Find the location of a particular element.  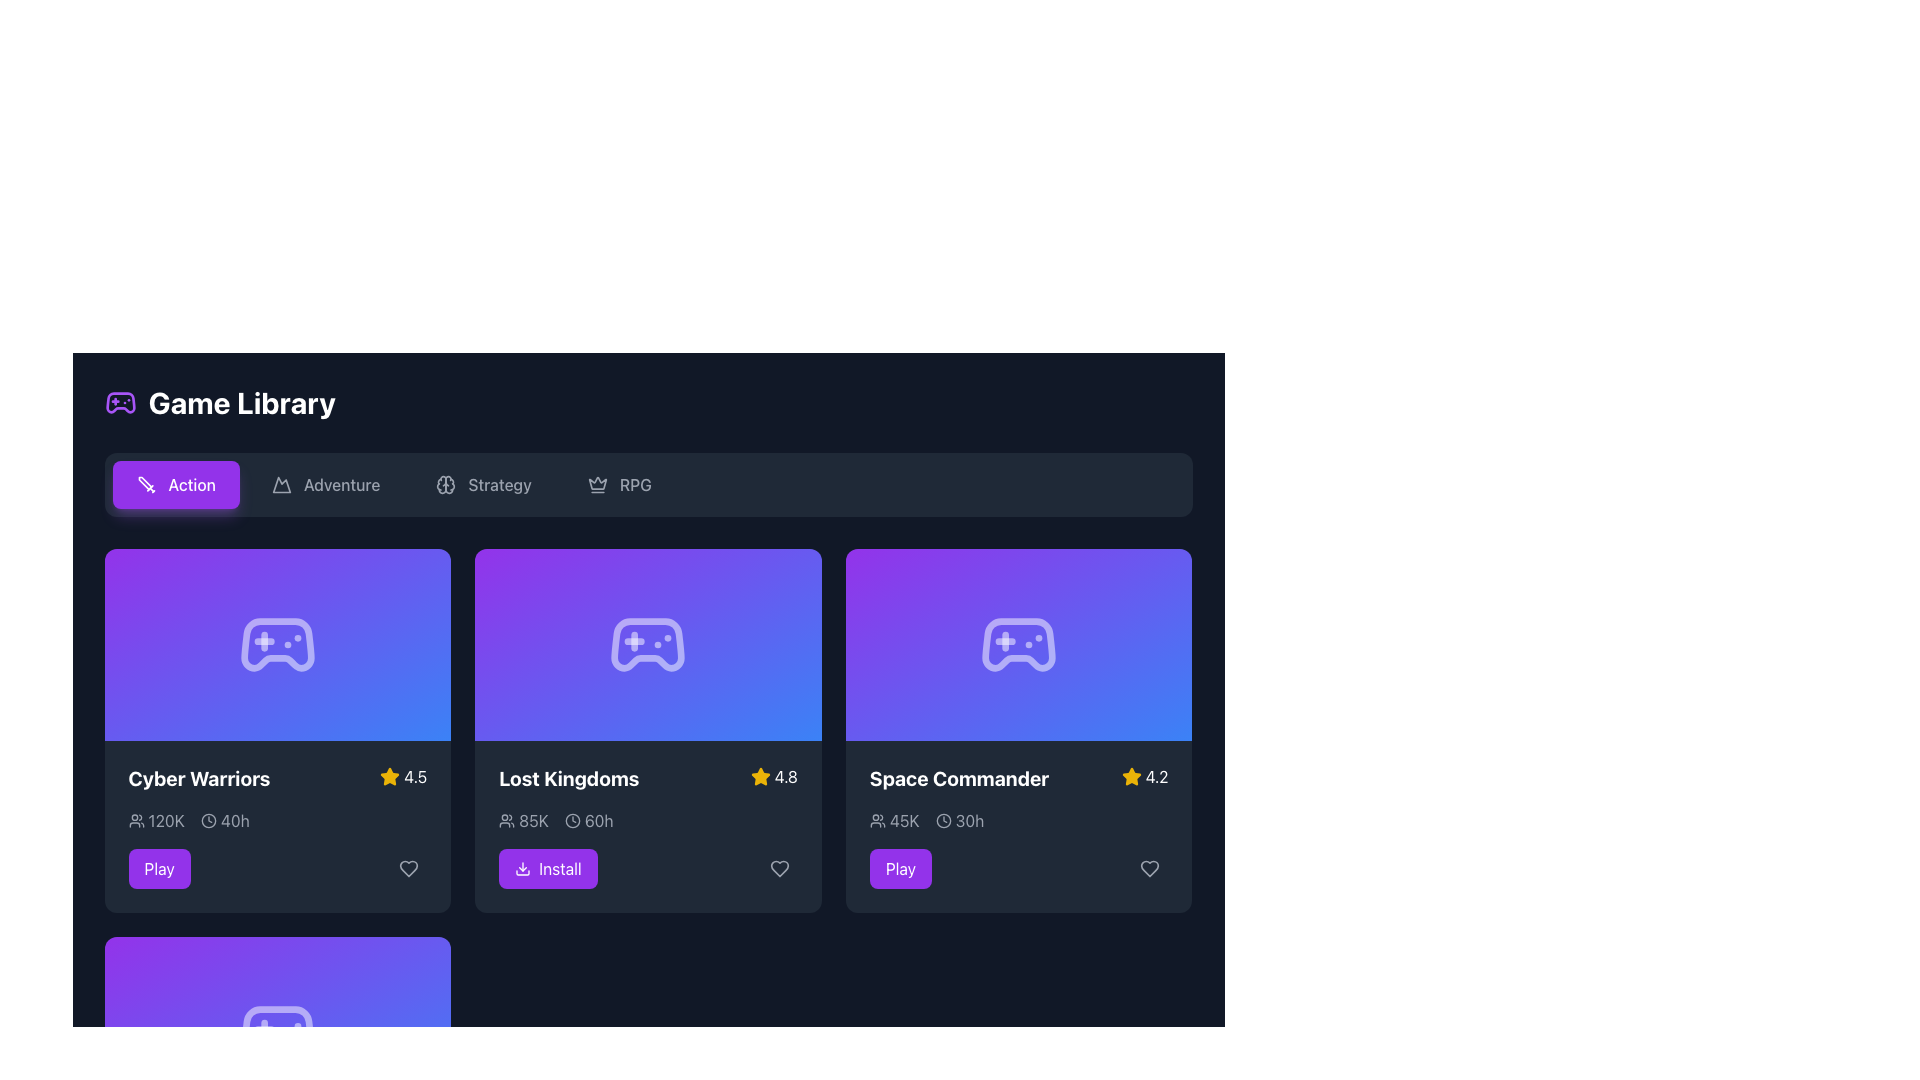

the bright yellow star-shaped icon located next to the rating text '4.5' within the first game card labeled 'Cyber Warriors' is located at coordinates (390, 775).